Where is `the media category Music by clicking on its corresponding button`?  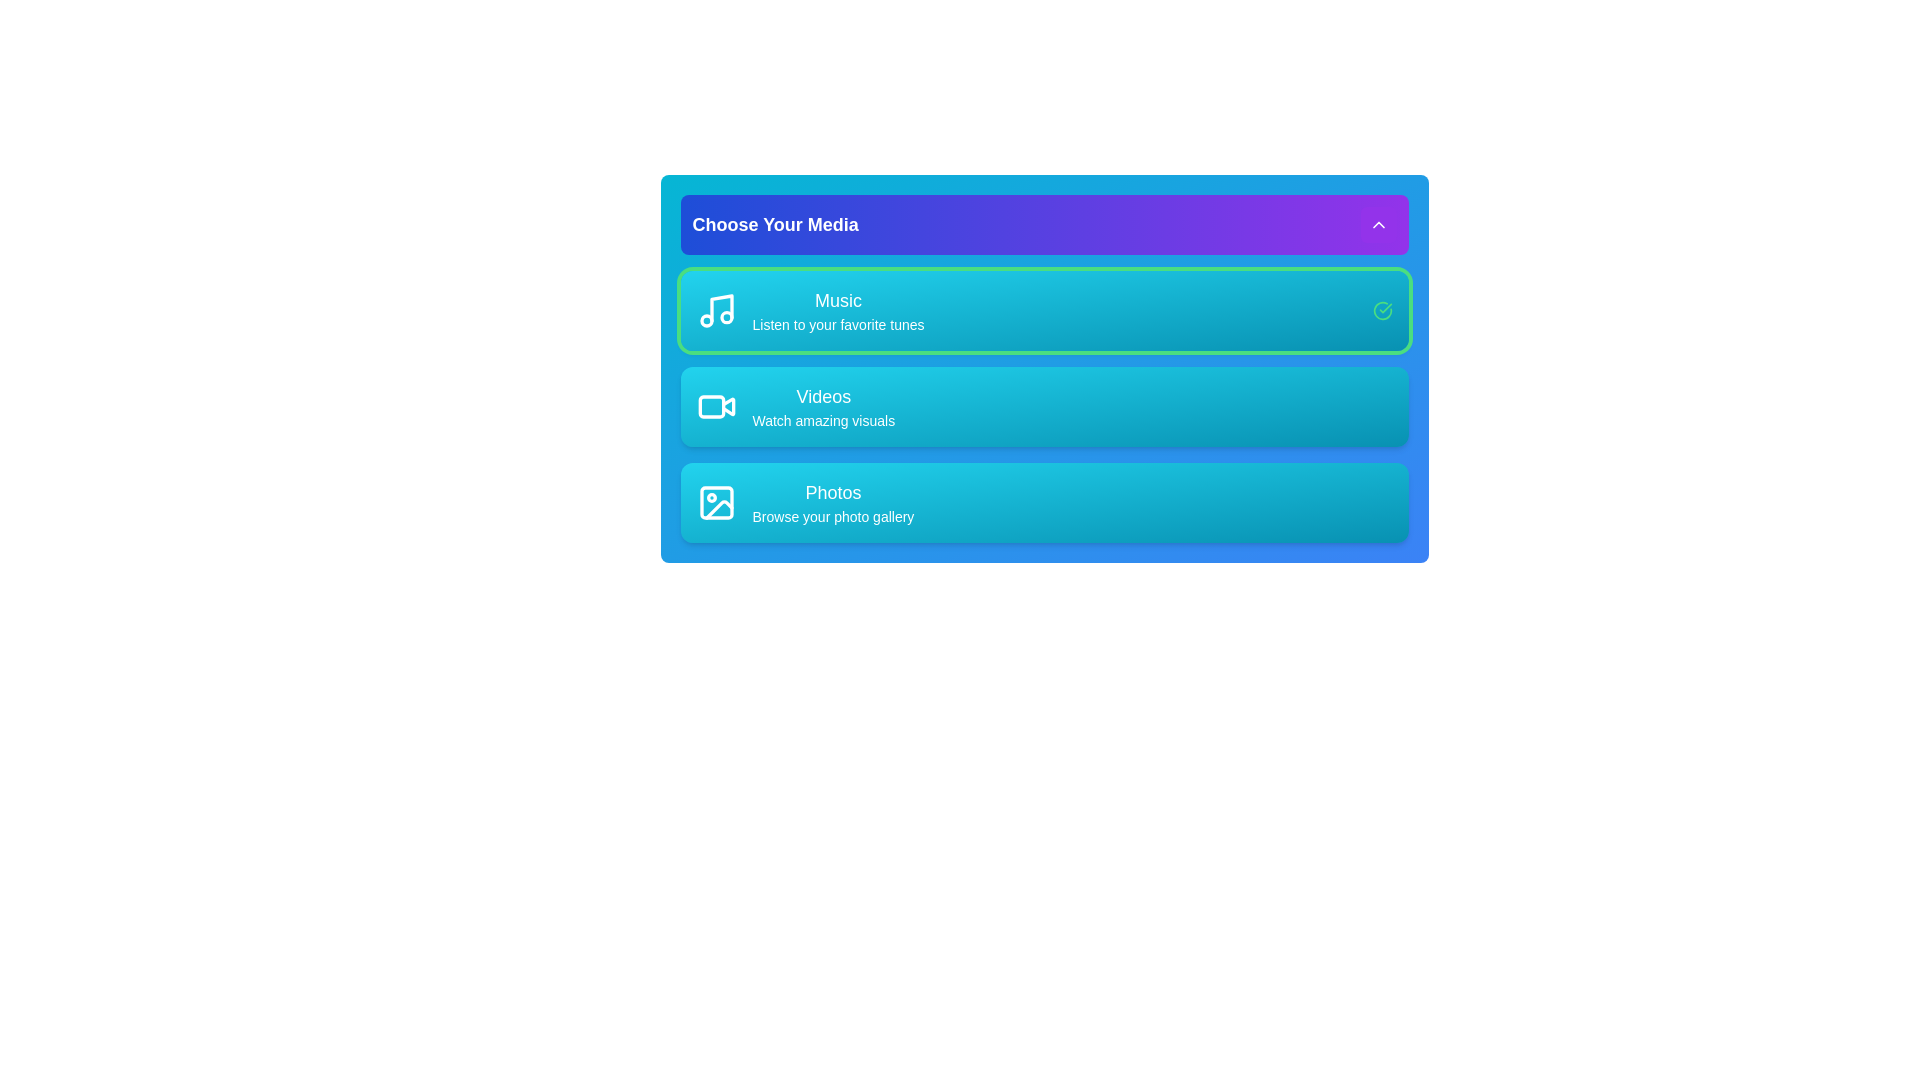 the media category Music by clicking on its corresponding button is located at coordinates (810, 311).